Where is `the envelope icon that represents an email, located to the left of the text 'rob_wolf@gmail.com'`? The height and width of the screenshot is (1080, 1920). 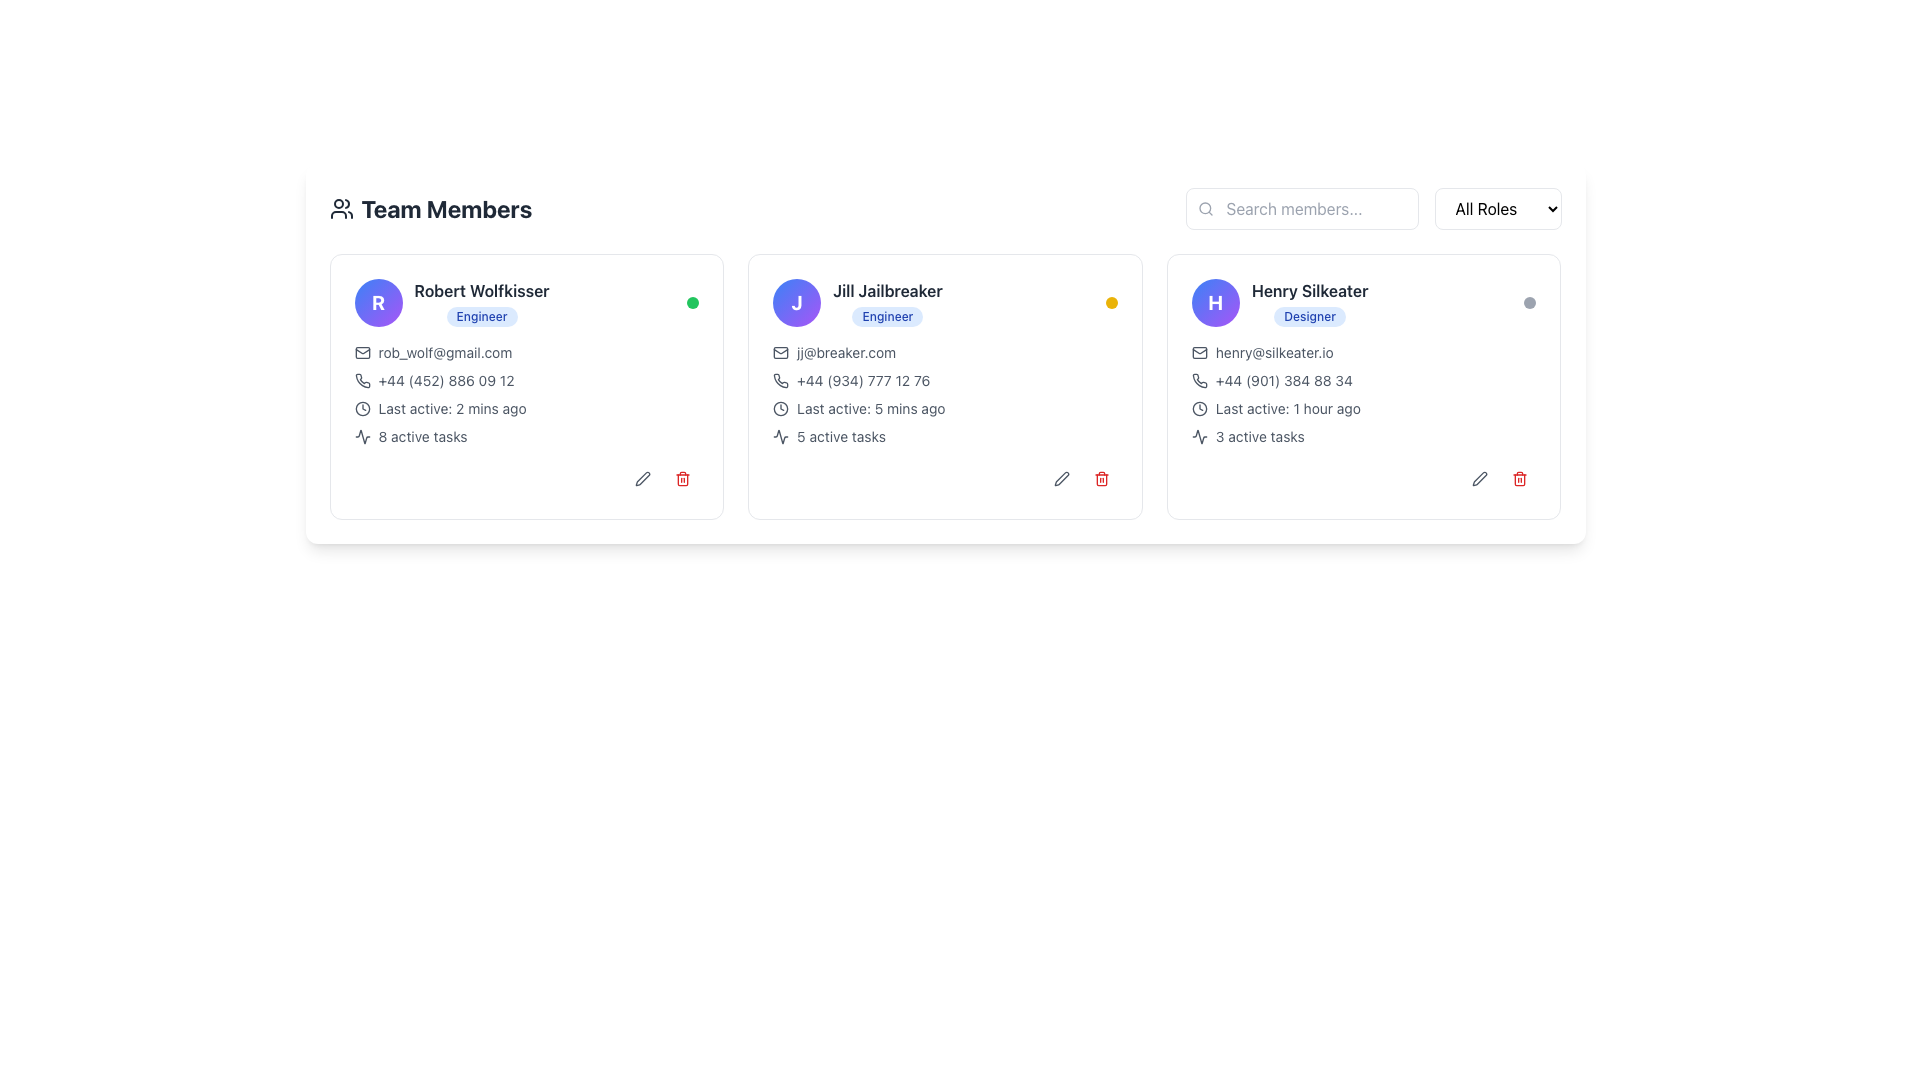
the envelope icon that represents an email, located to the left of the text 'rob_wolf@gmail.com' is located at coordinates (362, 352).